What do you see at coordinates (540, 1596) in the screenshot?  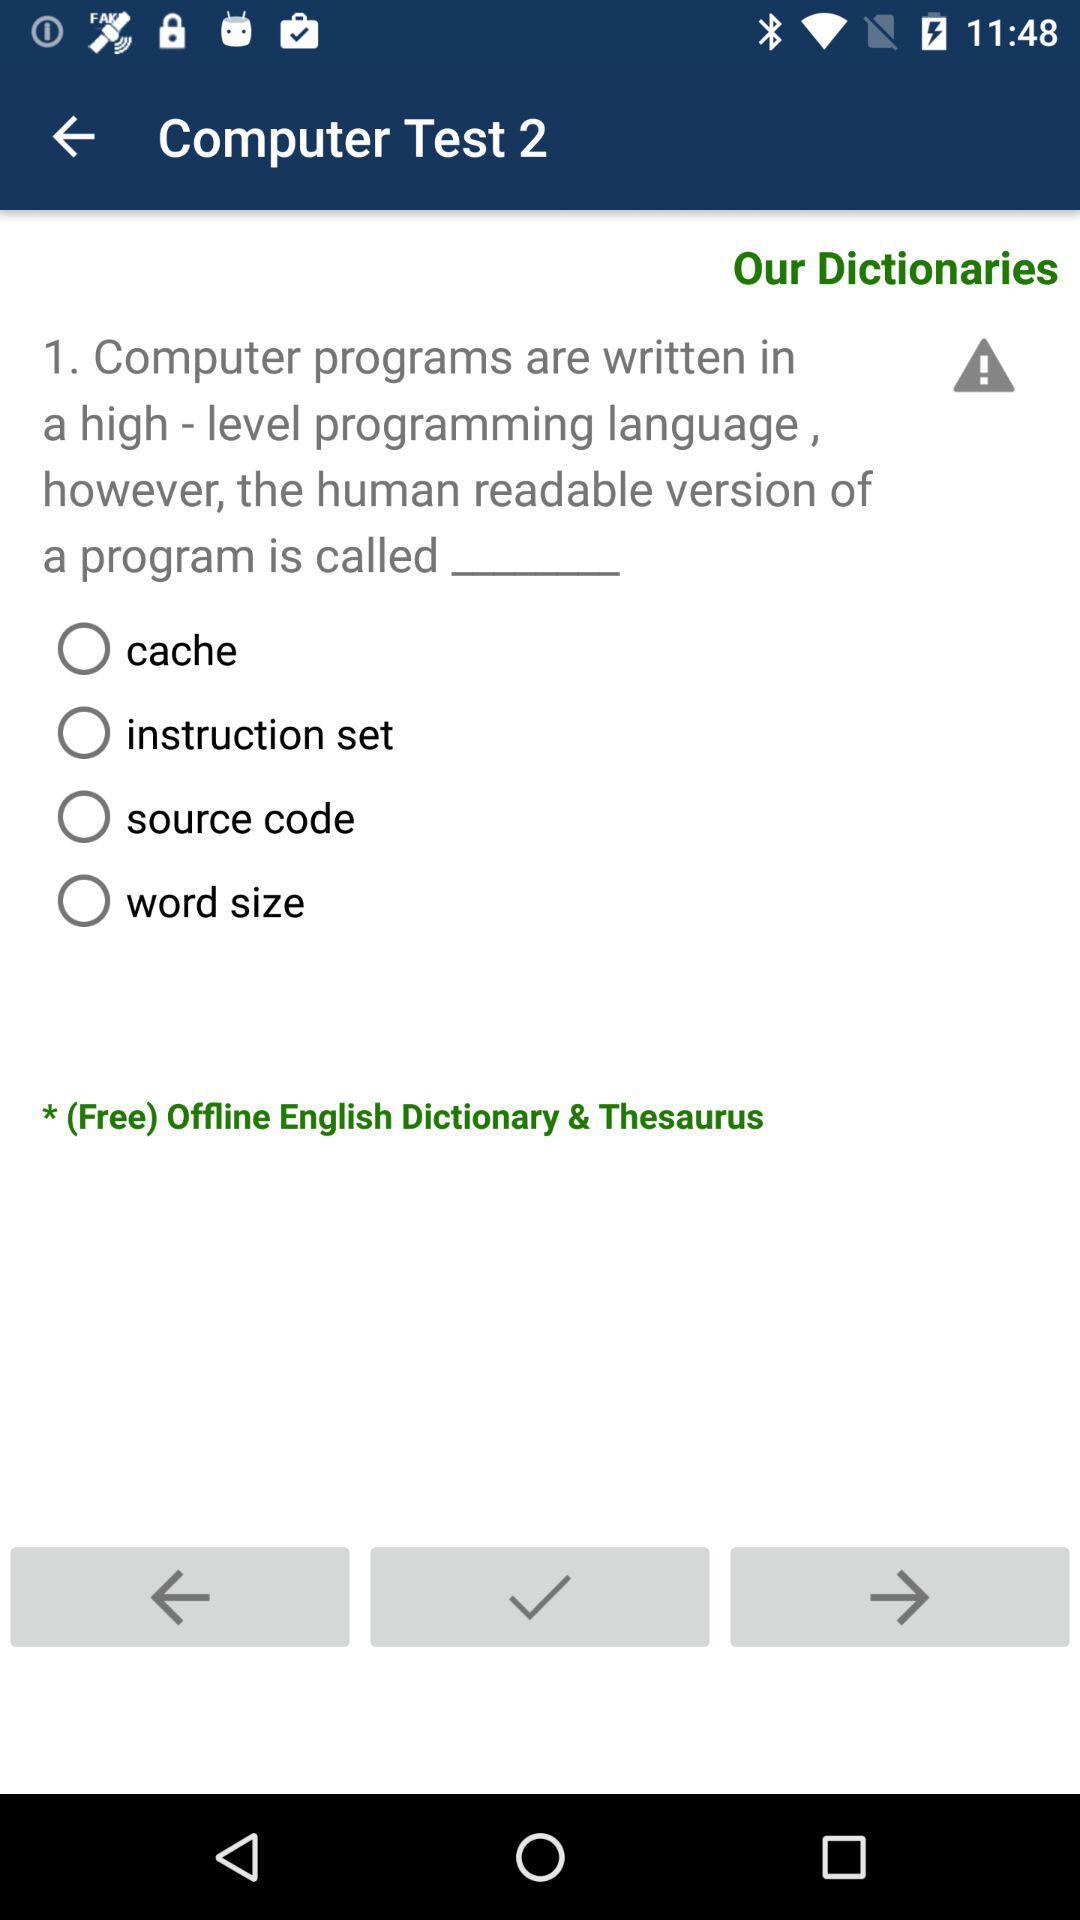 I see `item below the free offline english item` at bounding box center [540, 1596].